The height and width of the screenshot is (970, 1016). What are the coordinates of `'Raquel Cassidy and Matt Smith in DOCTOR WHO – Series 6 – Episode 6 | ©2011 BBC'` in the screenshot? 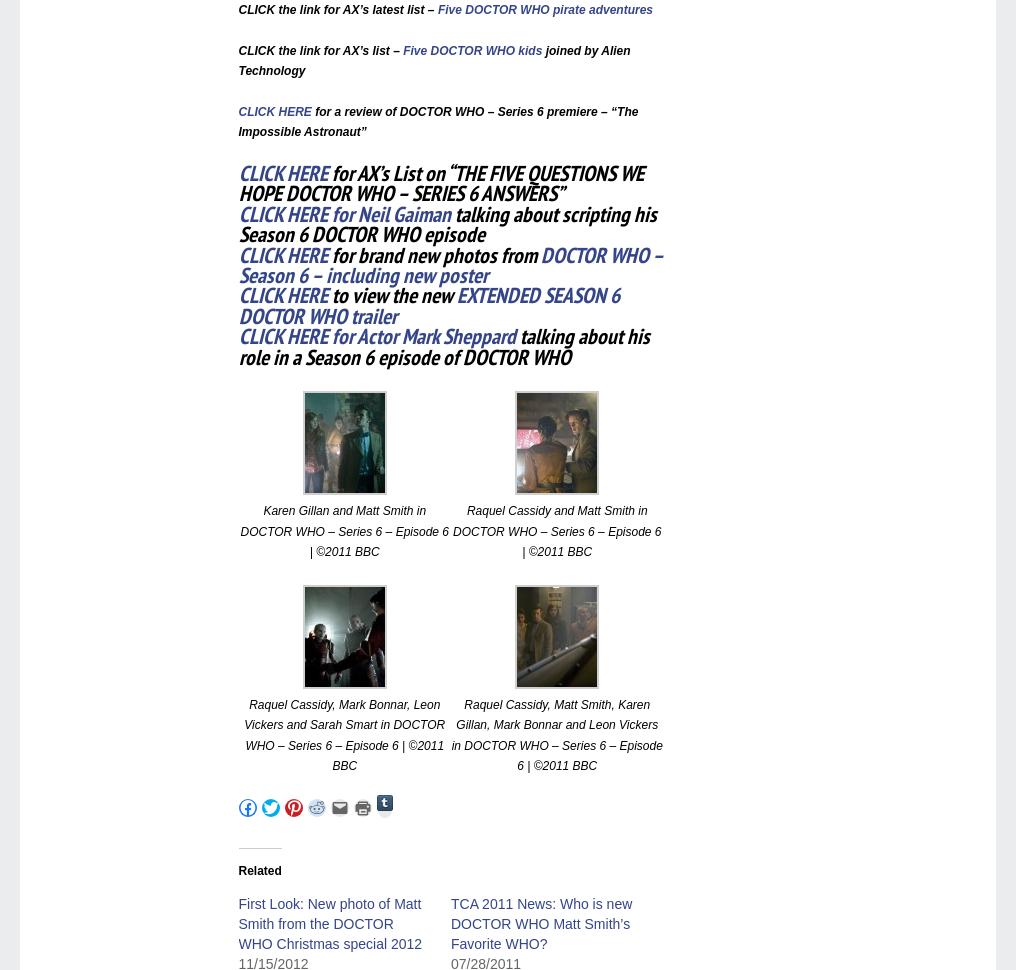 It's located at (555, 531).